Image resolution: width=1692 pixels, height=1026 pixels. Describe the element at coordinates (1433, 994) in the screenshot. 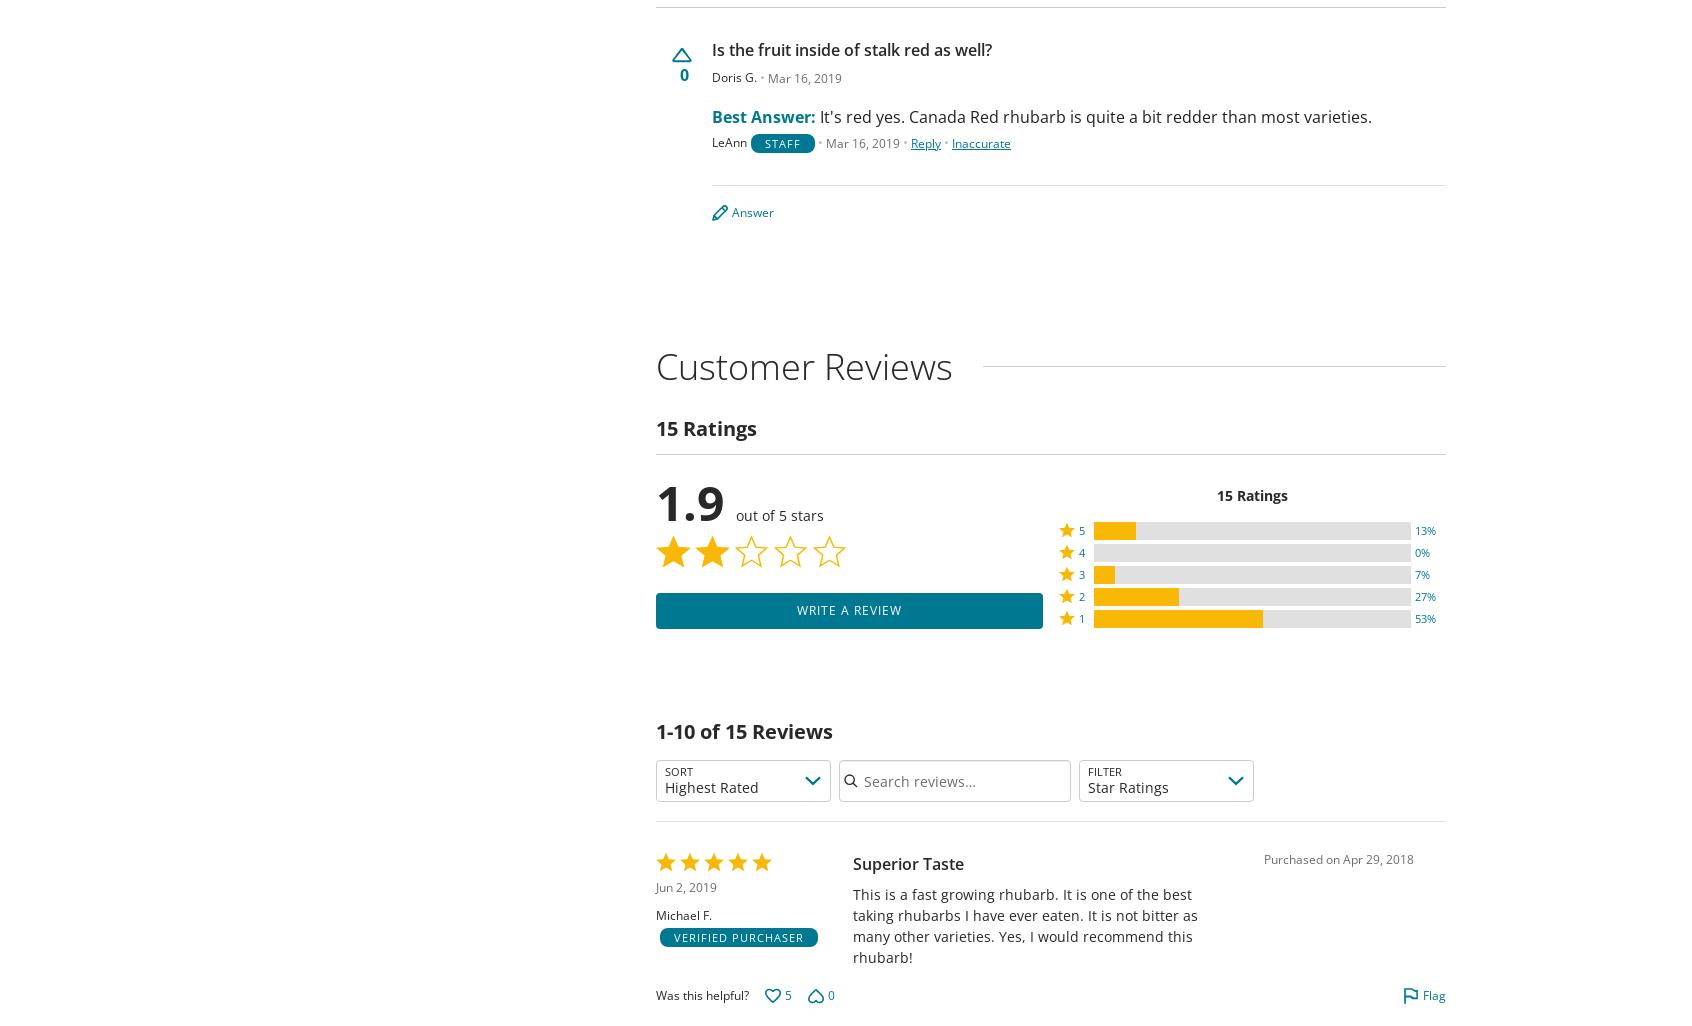

I see `'Flag'` at that location.